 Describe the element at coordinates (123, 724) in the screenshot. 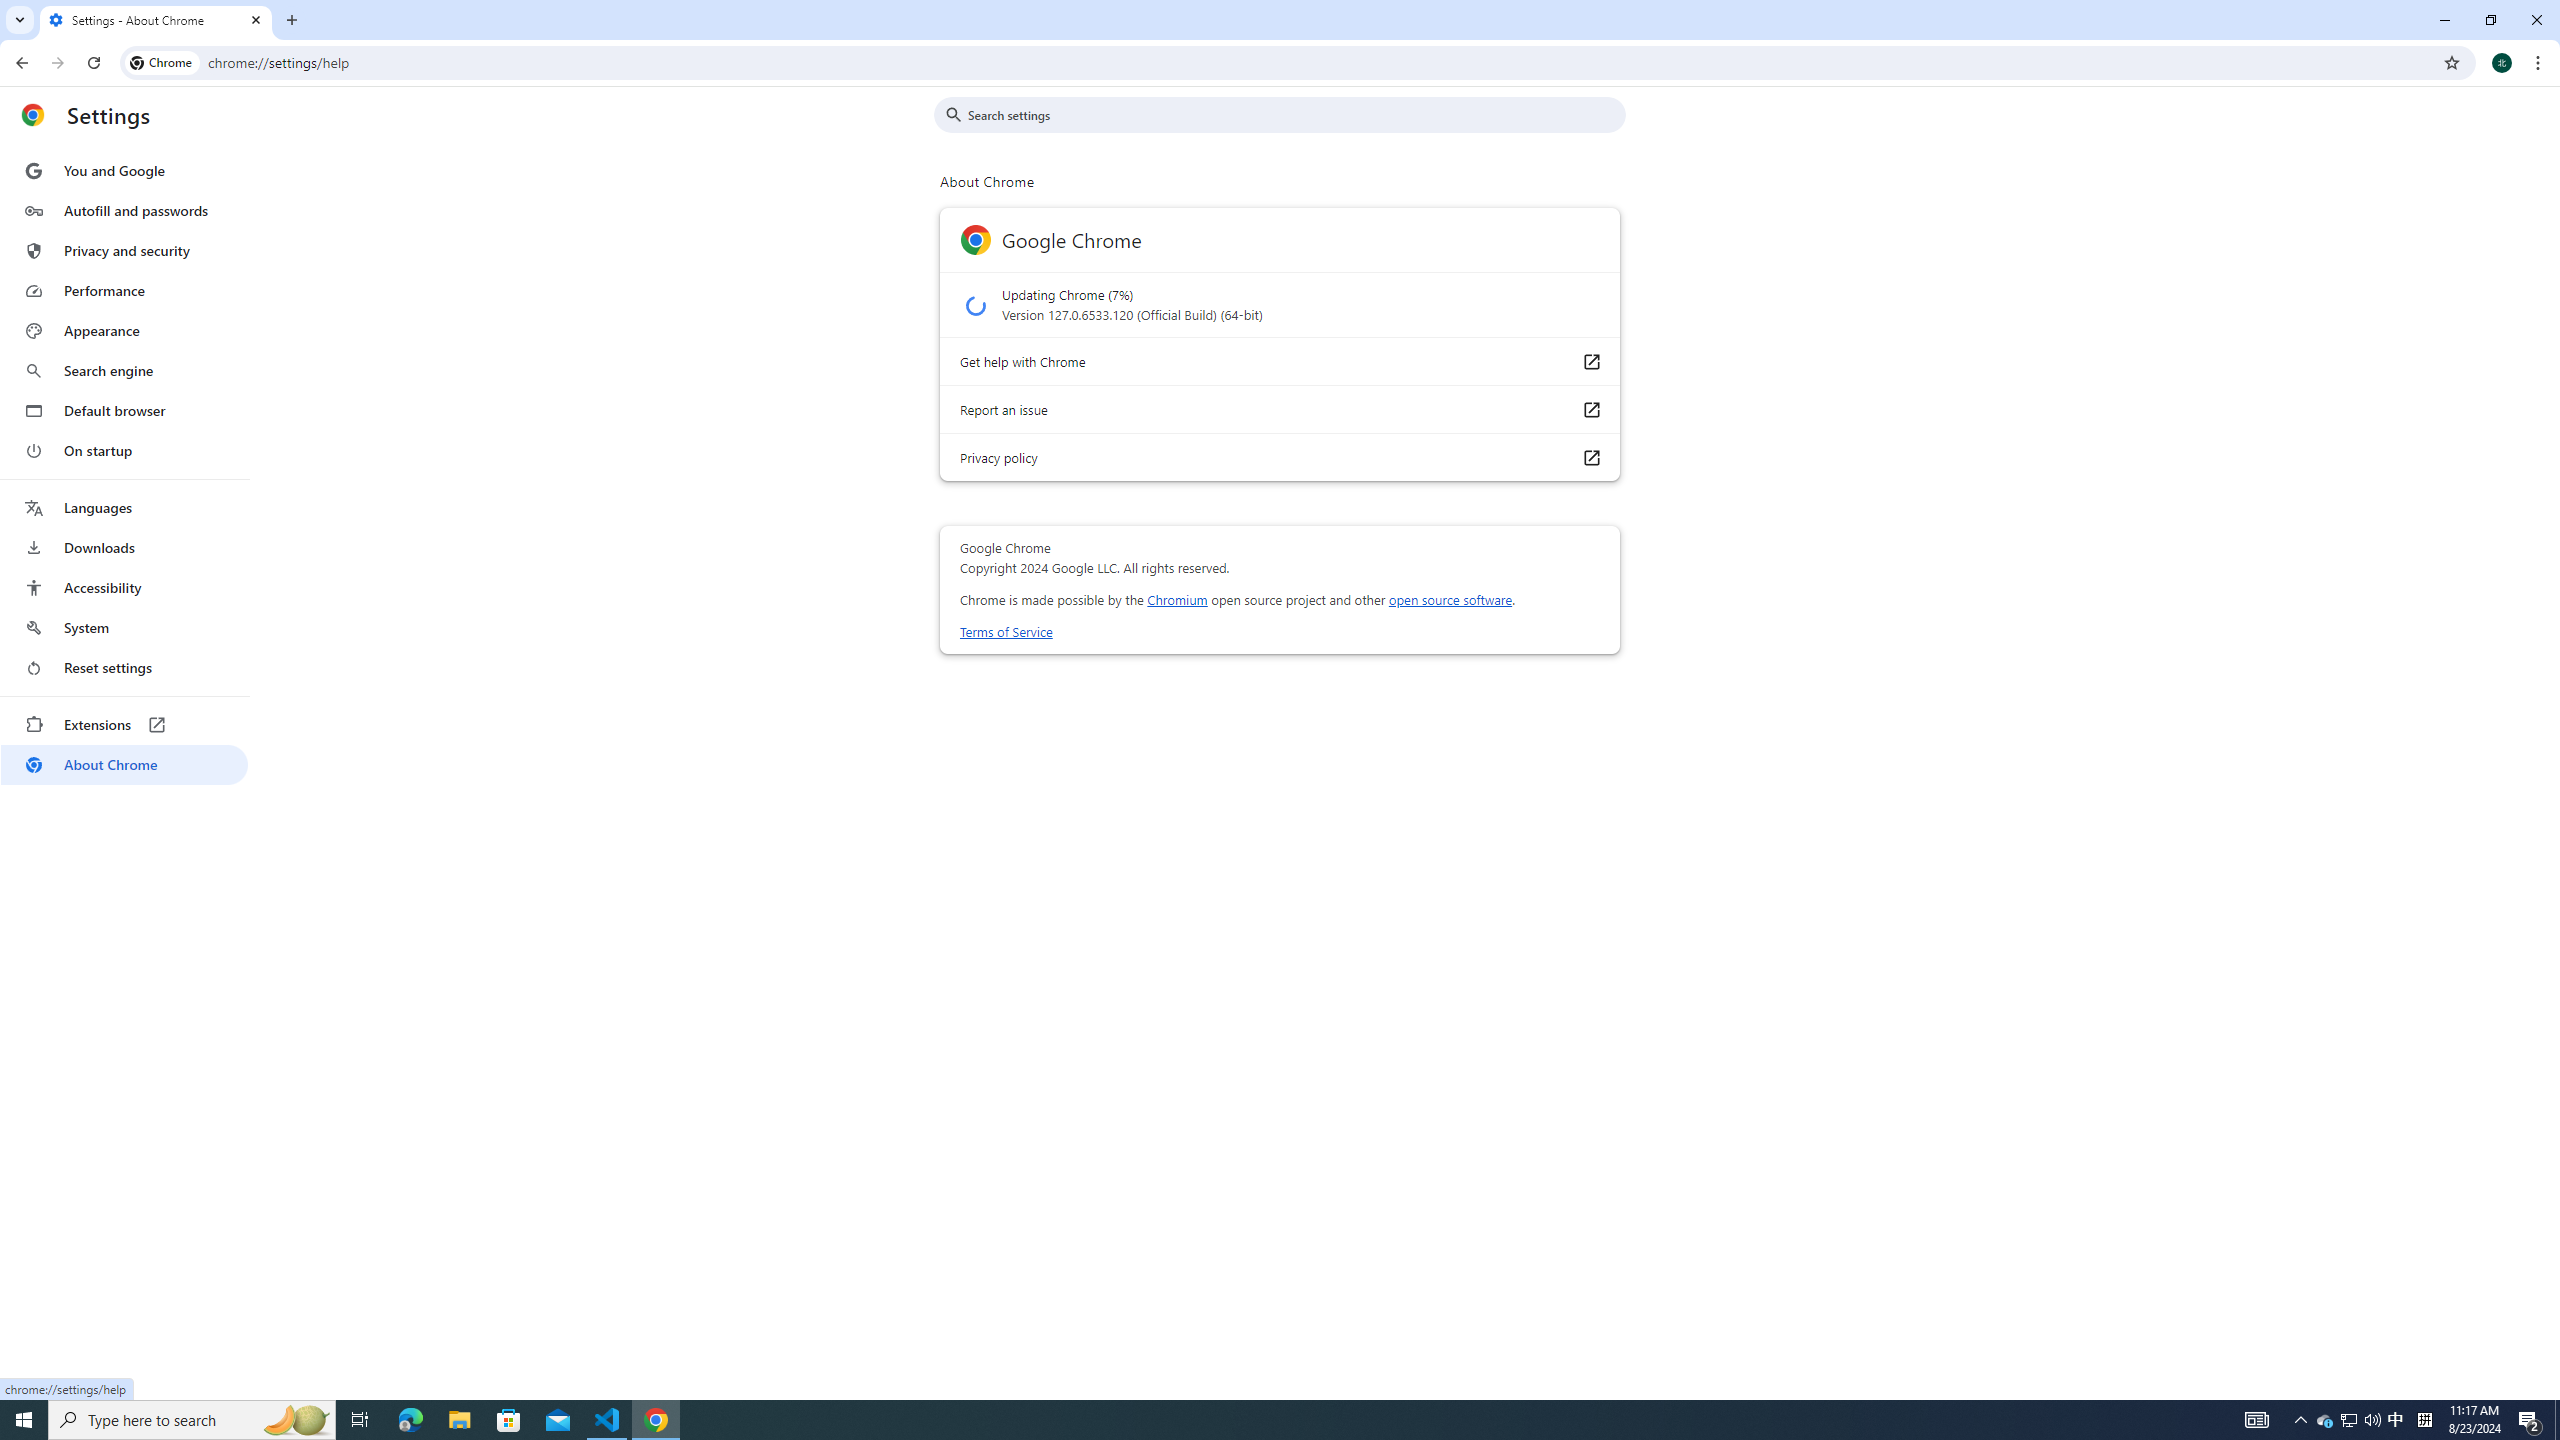

I see `'Extensions'` at that location.